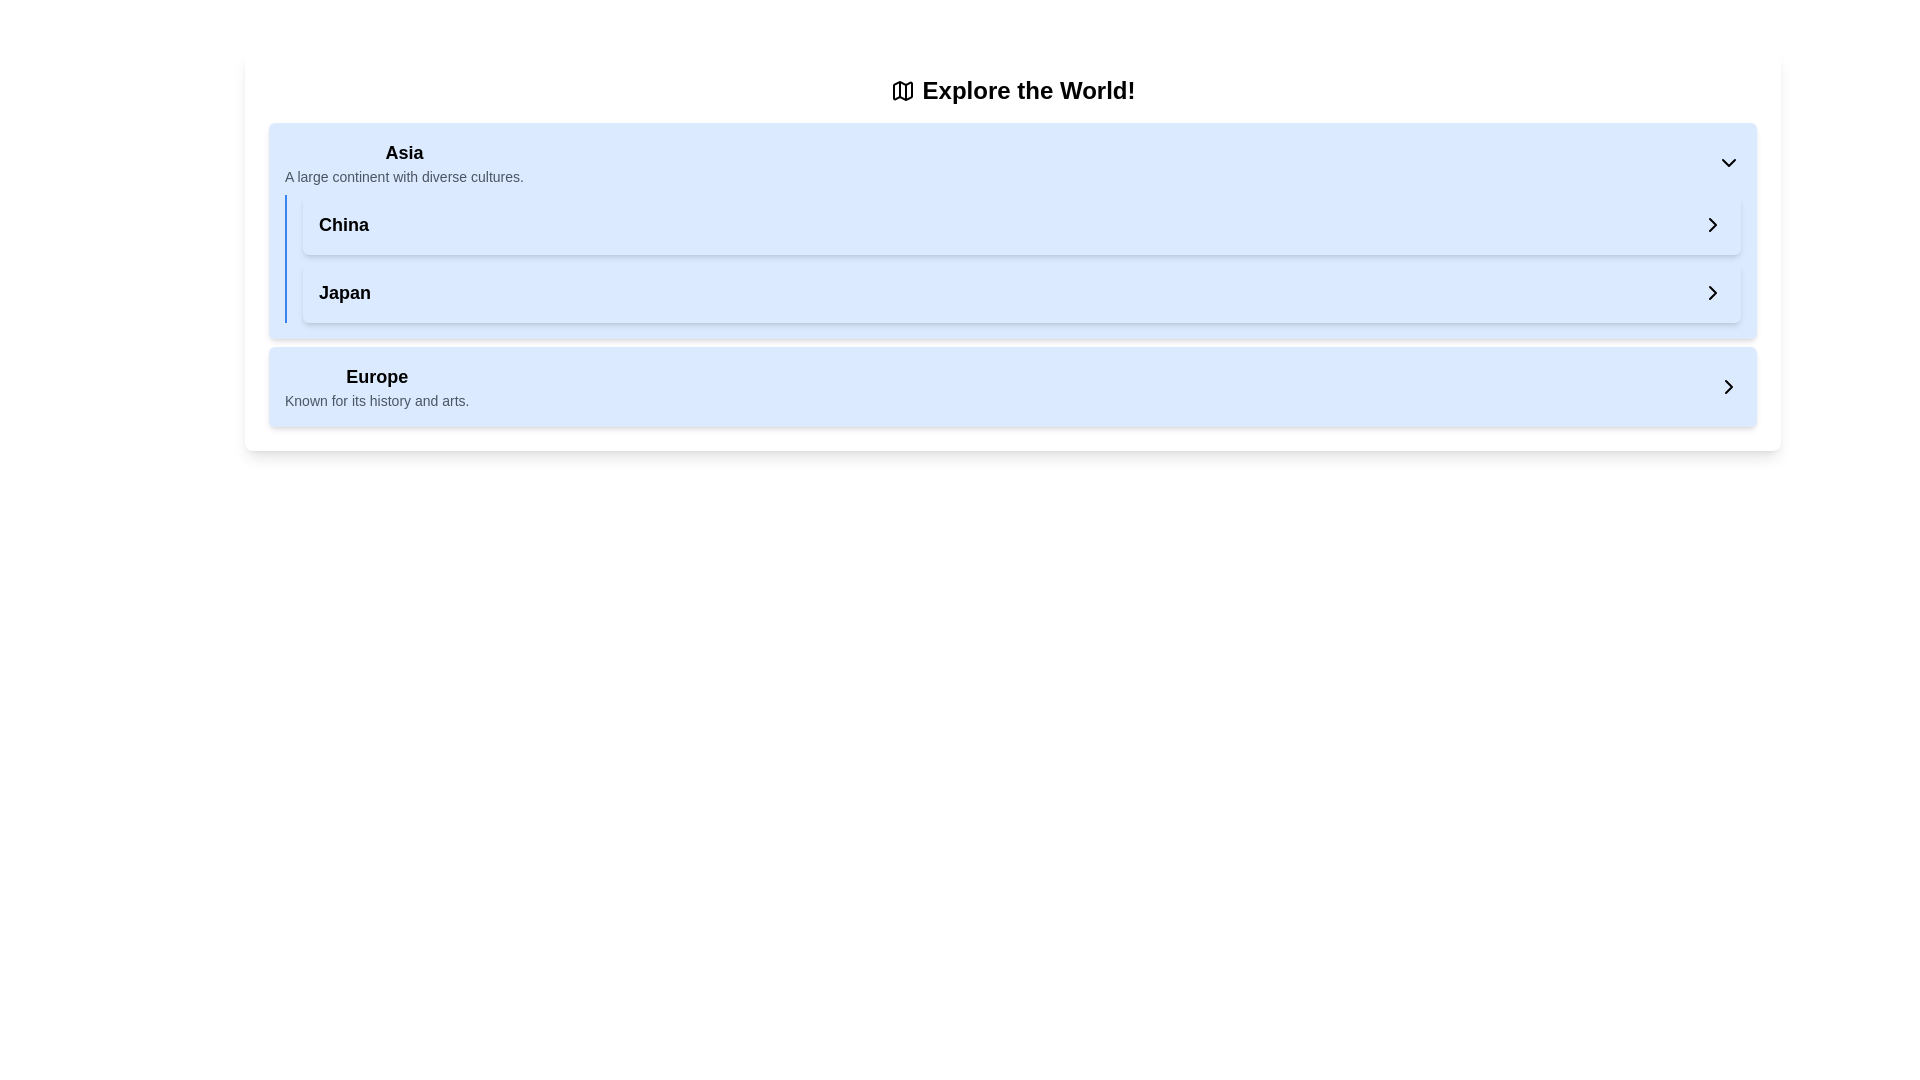 The height and width of the screenshot is (1080, 1920). What do you see at coordinates (1727, 161) in the screenshot?
I see `the downward-facing chevron icon located at the far right of the 'Asia' header in the 'Explore the World!' interface` at bounding box center [1727, 161].